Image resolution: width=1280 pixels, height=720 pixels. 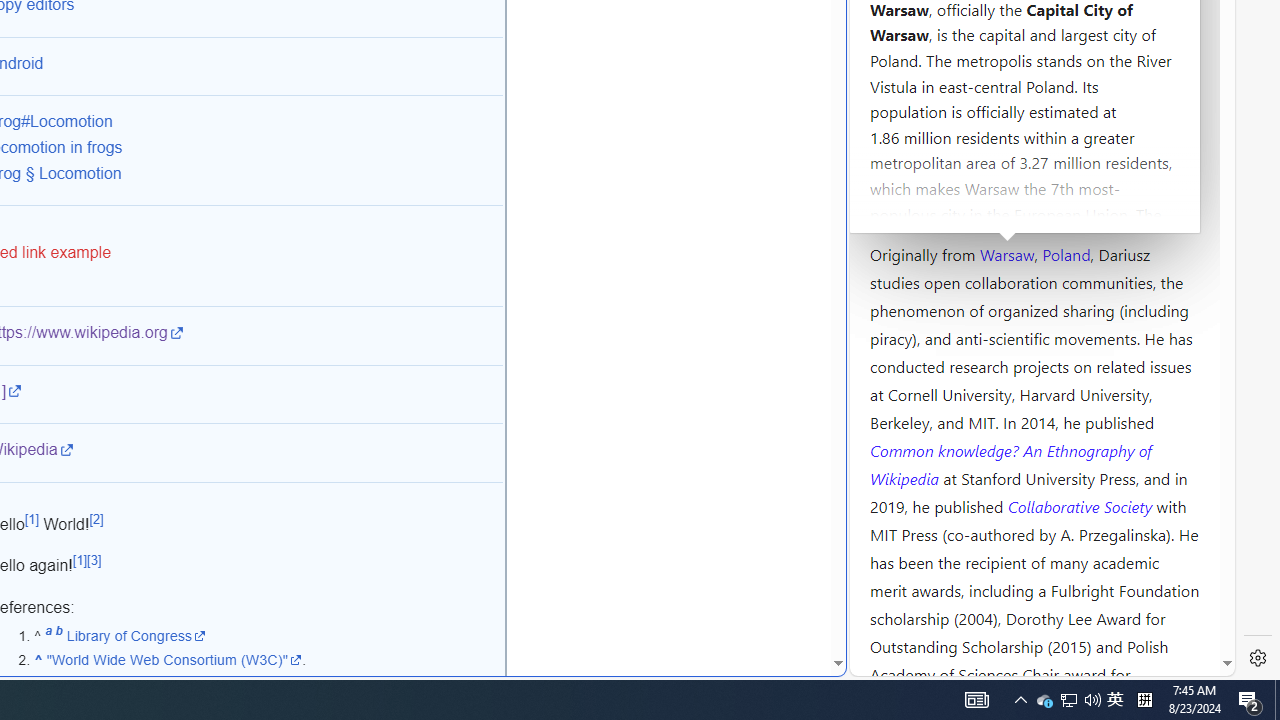 What do you see at coordinates (1034, 135) in the screenshot?
I see `'Kozminski University'` at bounding box center [1034, 135].